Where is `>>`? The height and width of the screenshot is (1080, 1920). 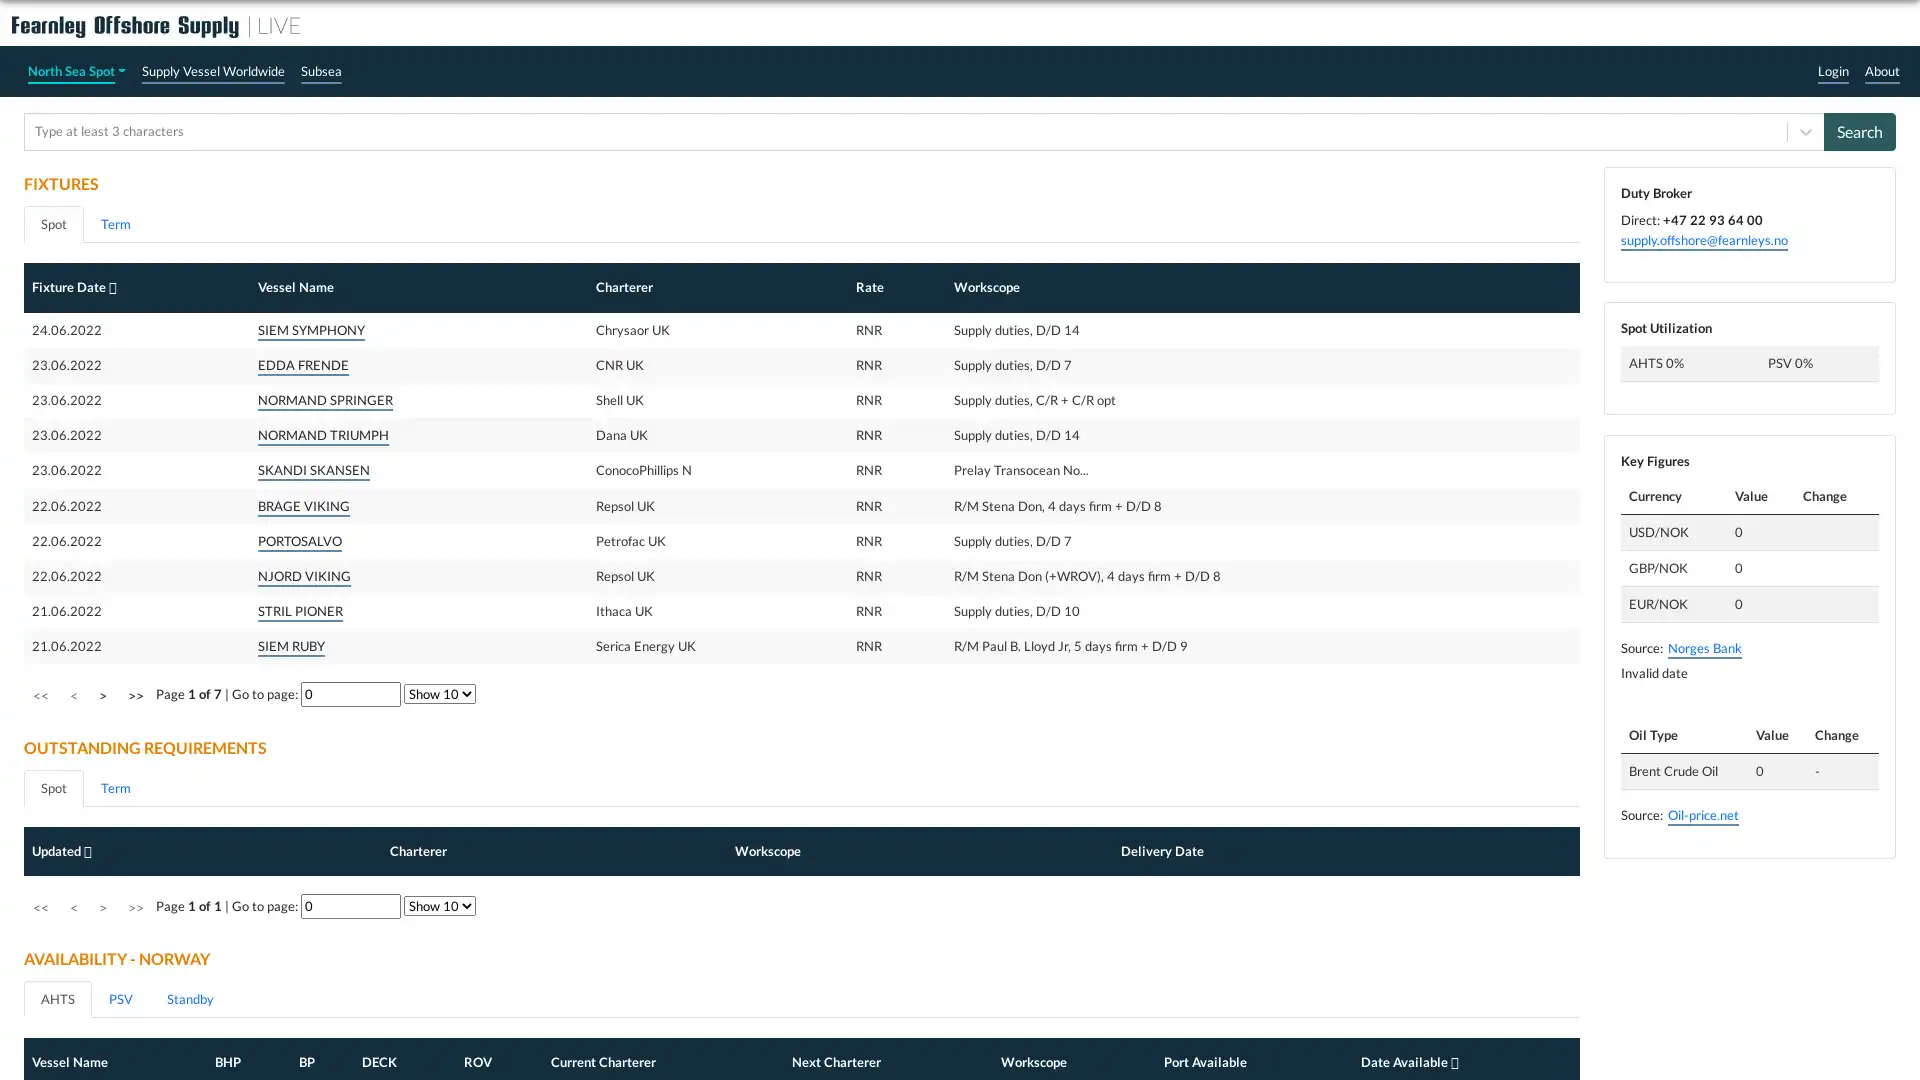
>> is located at coordinates (134, 694).